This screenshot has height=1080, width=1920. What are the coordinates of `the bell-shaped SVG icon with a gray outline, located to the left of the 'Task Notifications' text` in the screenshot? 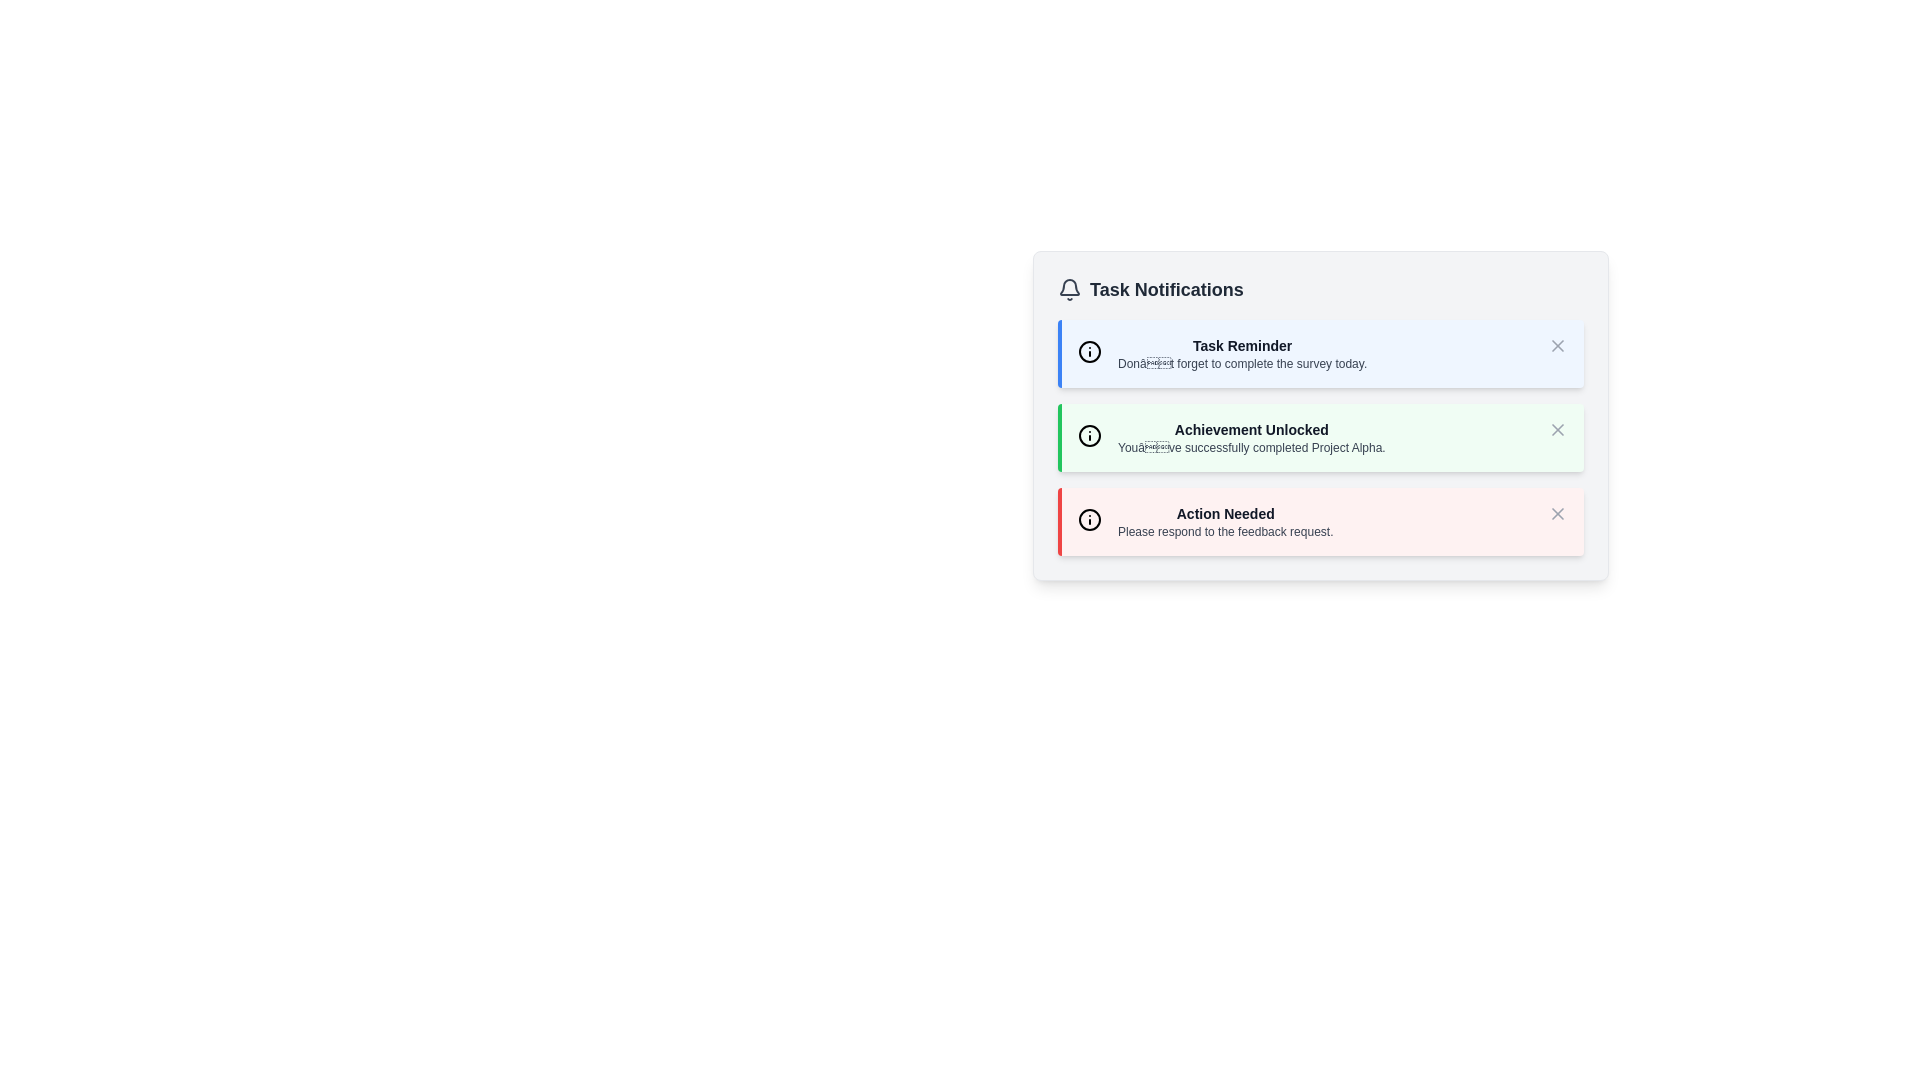 It's located at (1069, 289).